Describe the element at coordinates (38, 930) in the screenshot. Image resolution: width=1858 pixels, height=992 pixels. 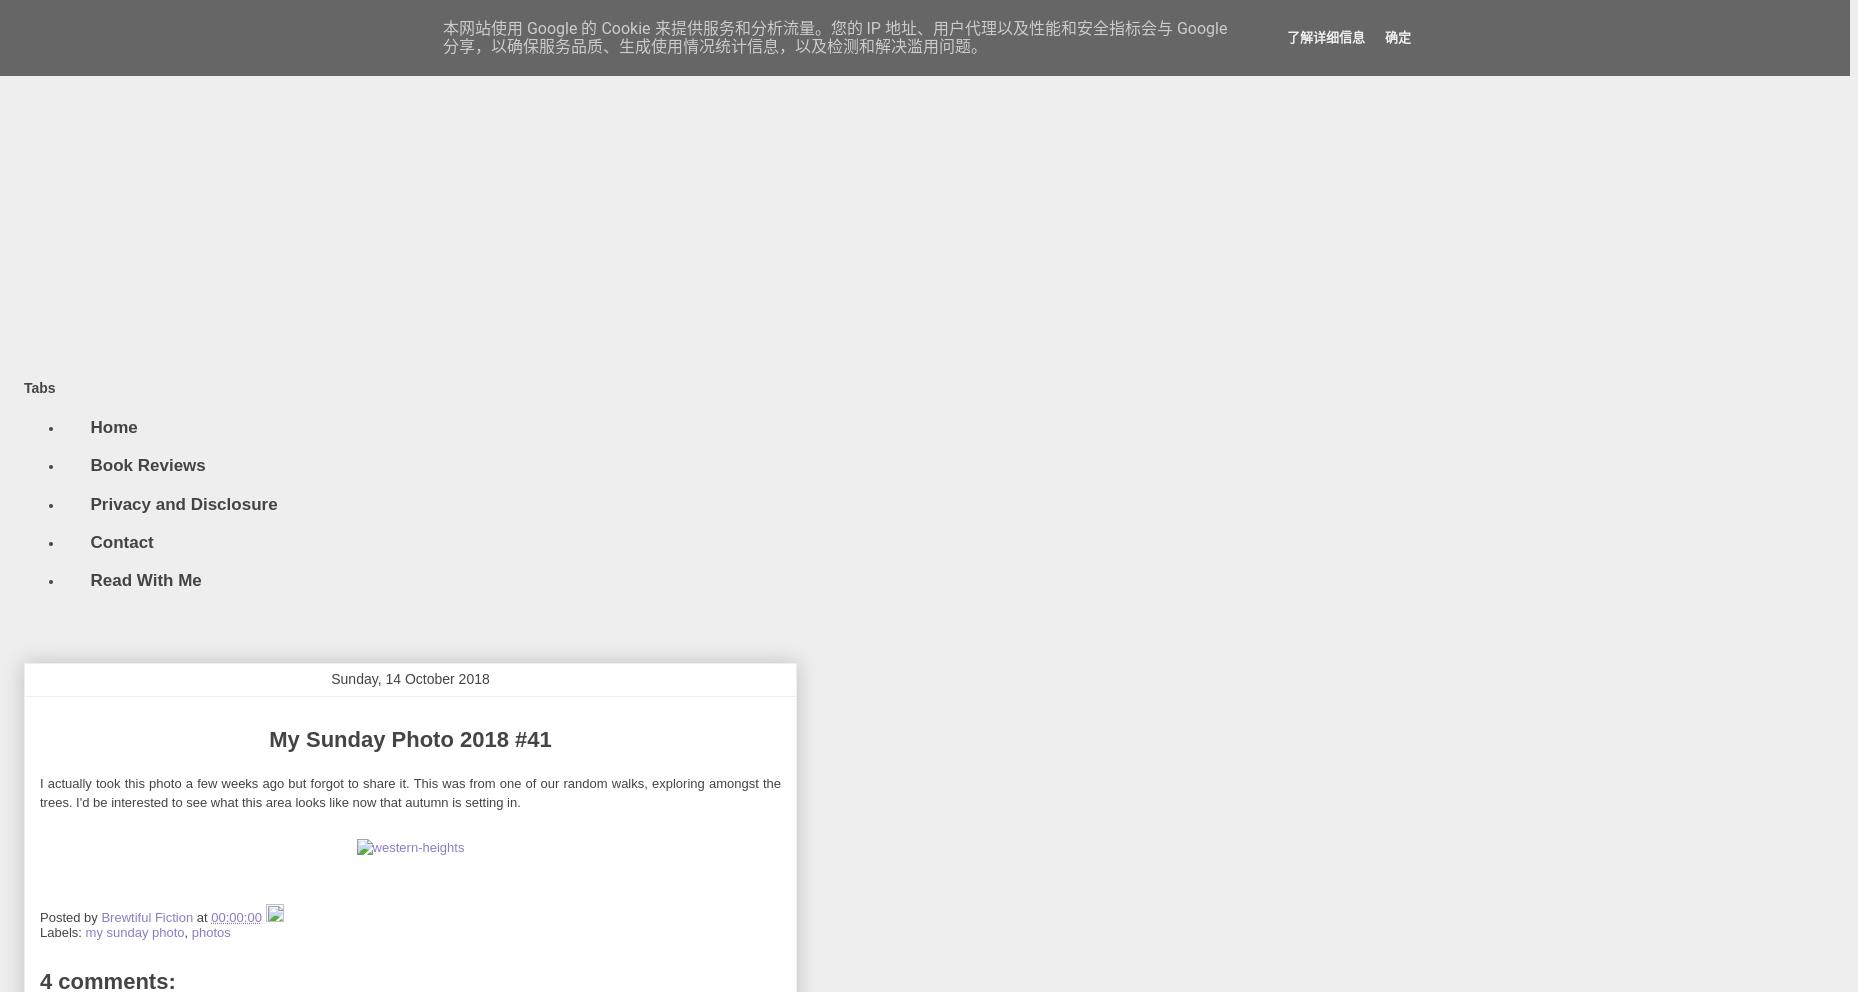
I see `'Labels:'` at that location.